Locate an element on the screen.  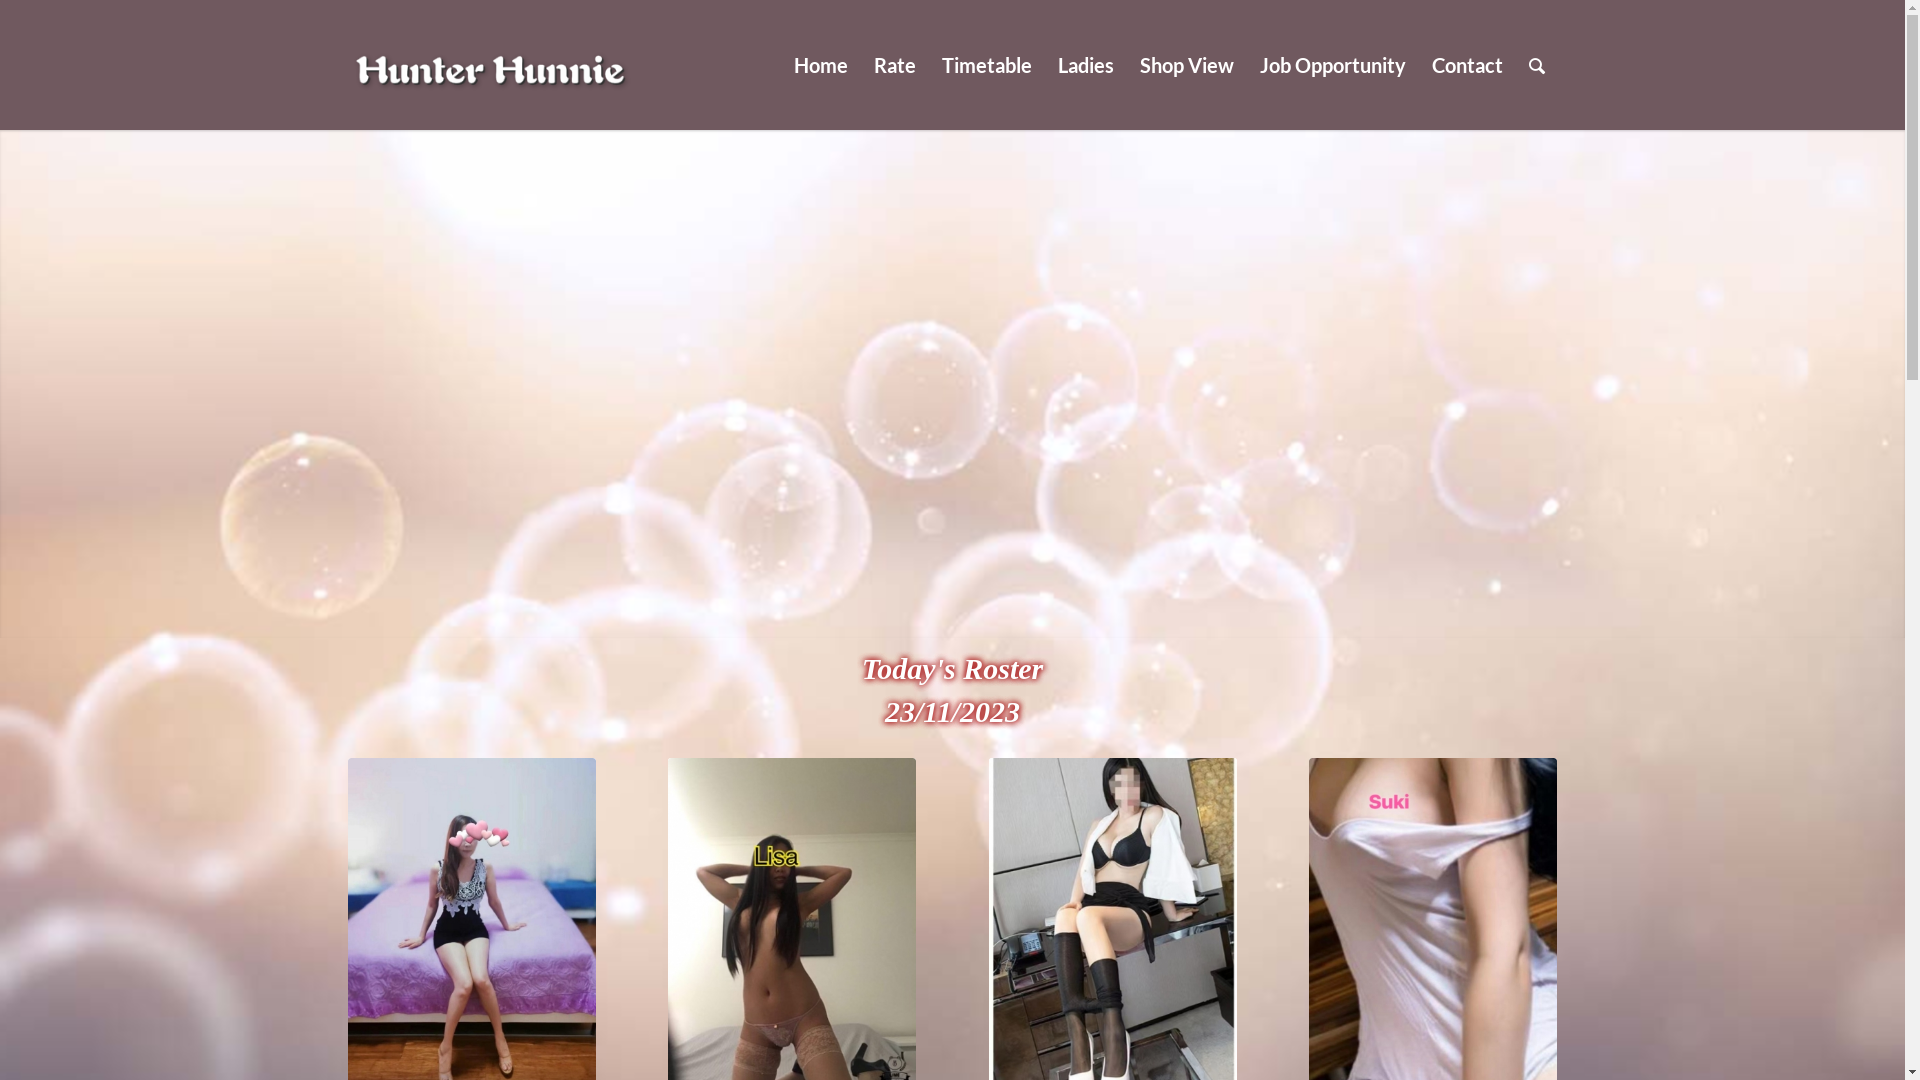
'Rate' is located at coordinates (892, 64).